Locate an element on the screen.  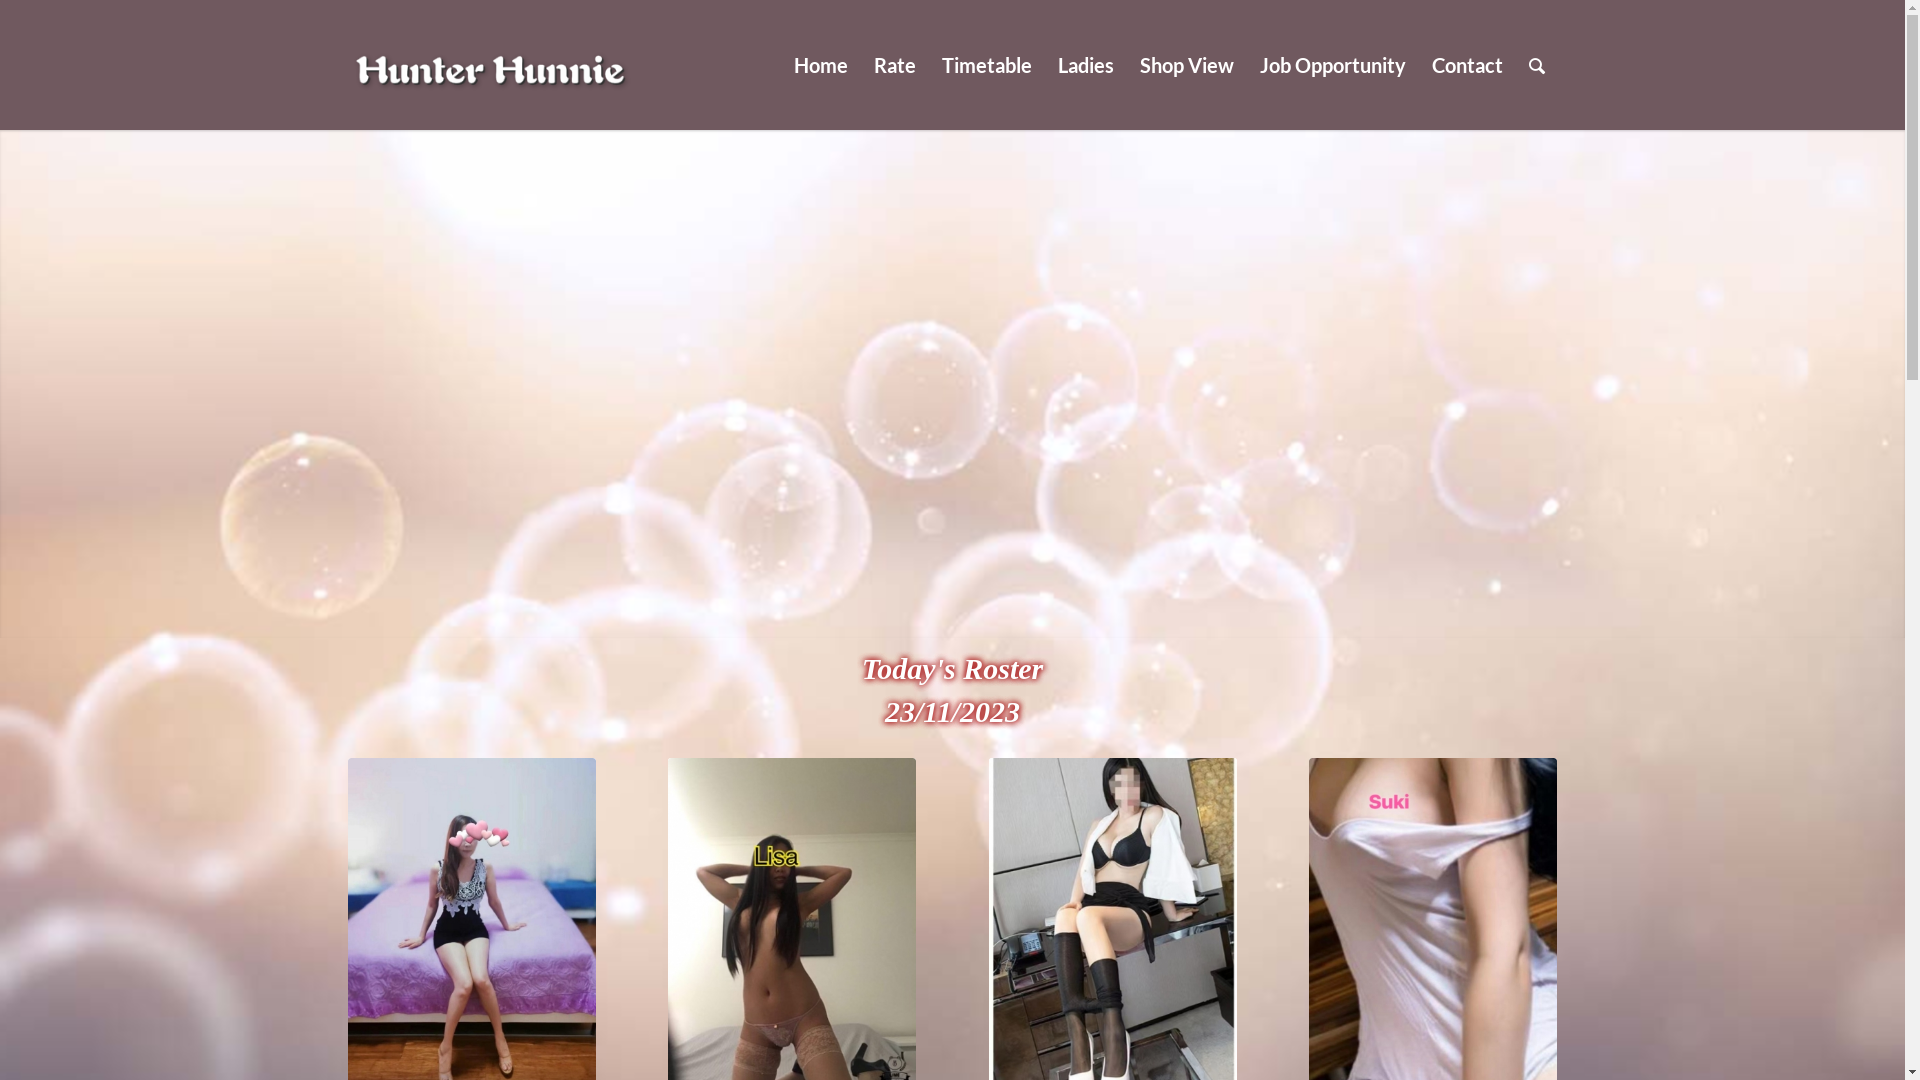
'Rate' is located at coordinates (892, 64).